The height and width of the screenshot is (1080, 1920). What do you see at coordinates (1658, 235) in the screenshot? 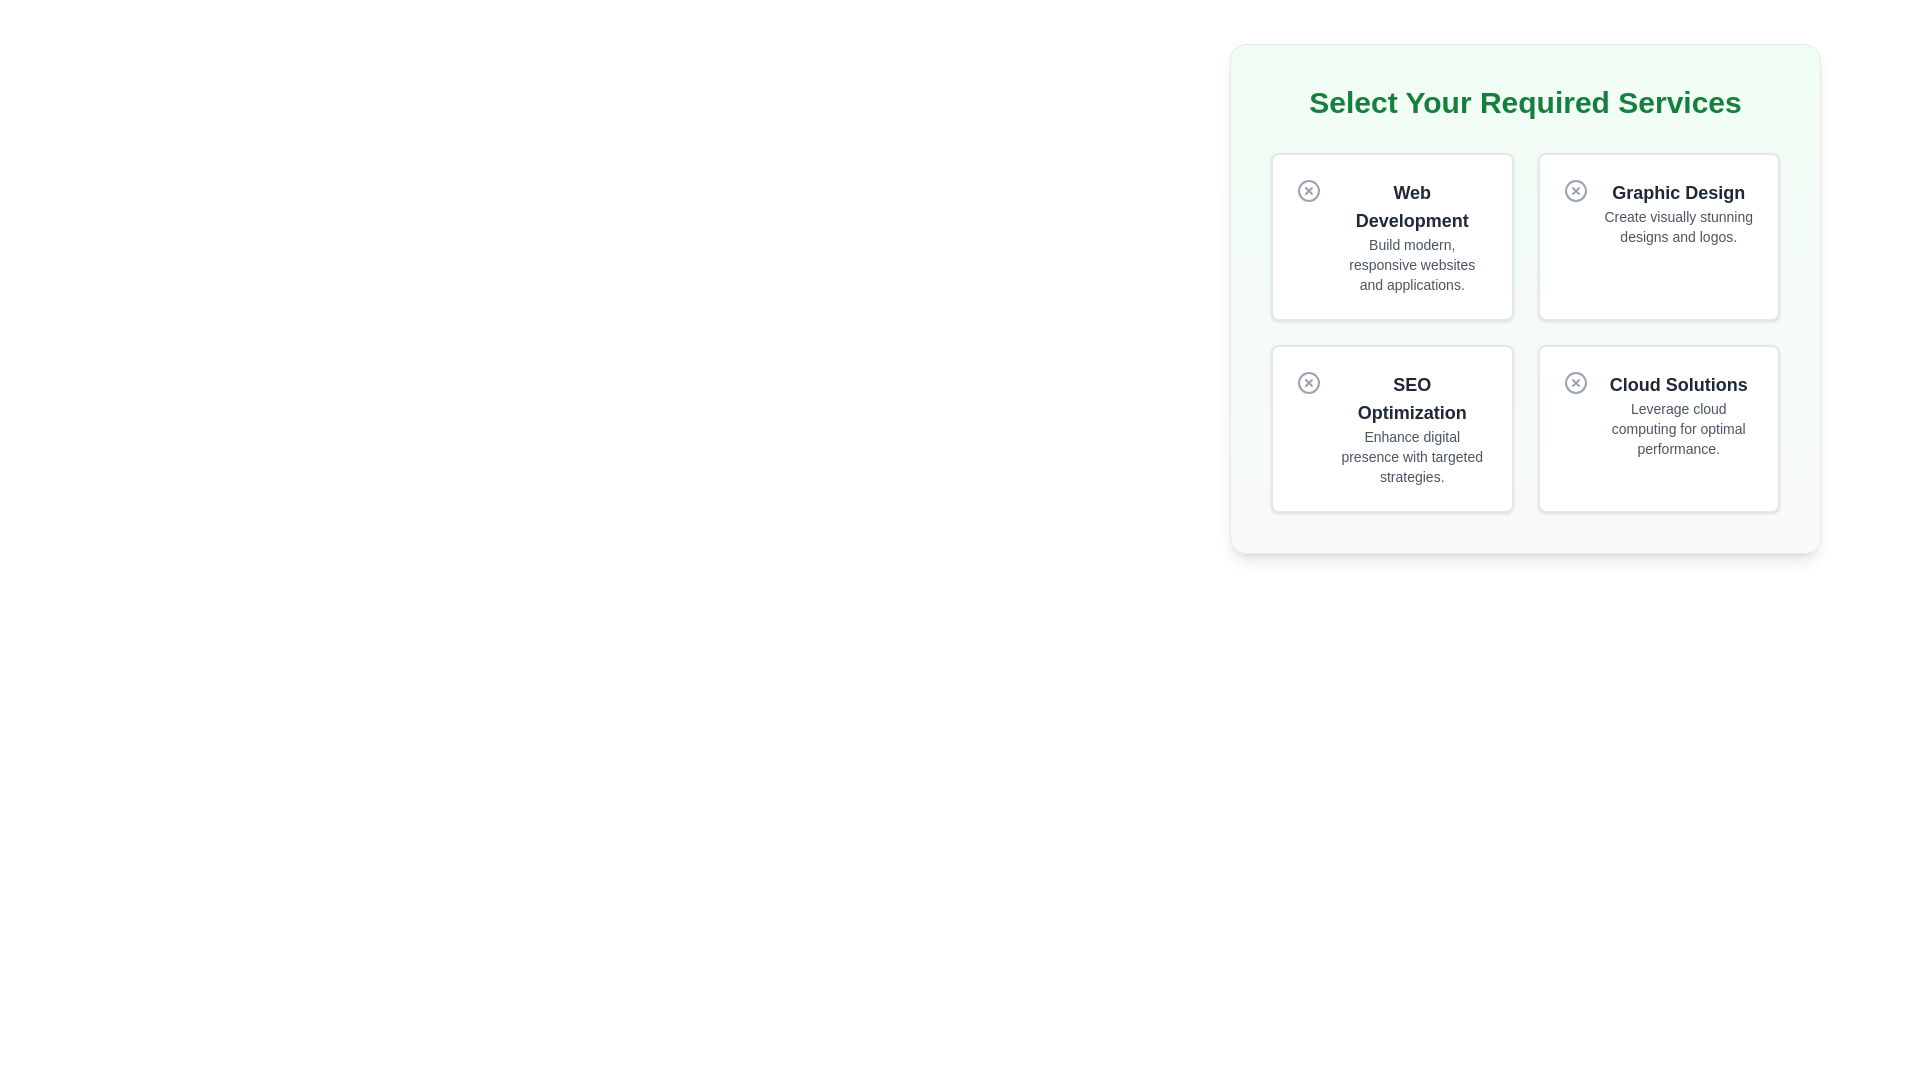
I see `the Information card, which provides details about a graphic design service and is located in the second position of the first row in a 2x2 grid layout` at bounding box center [1658, 235].